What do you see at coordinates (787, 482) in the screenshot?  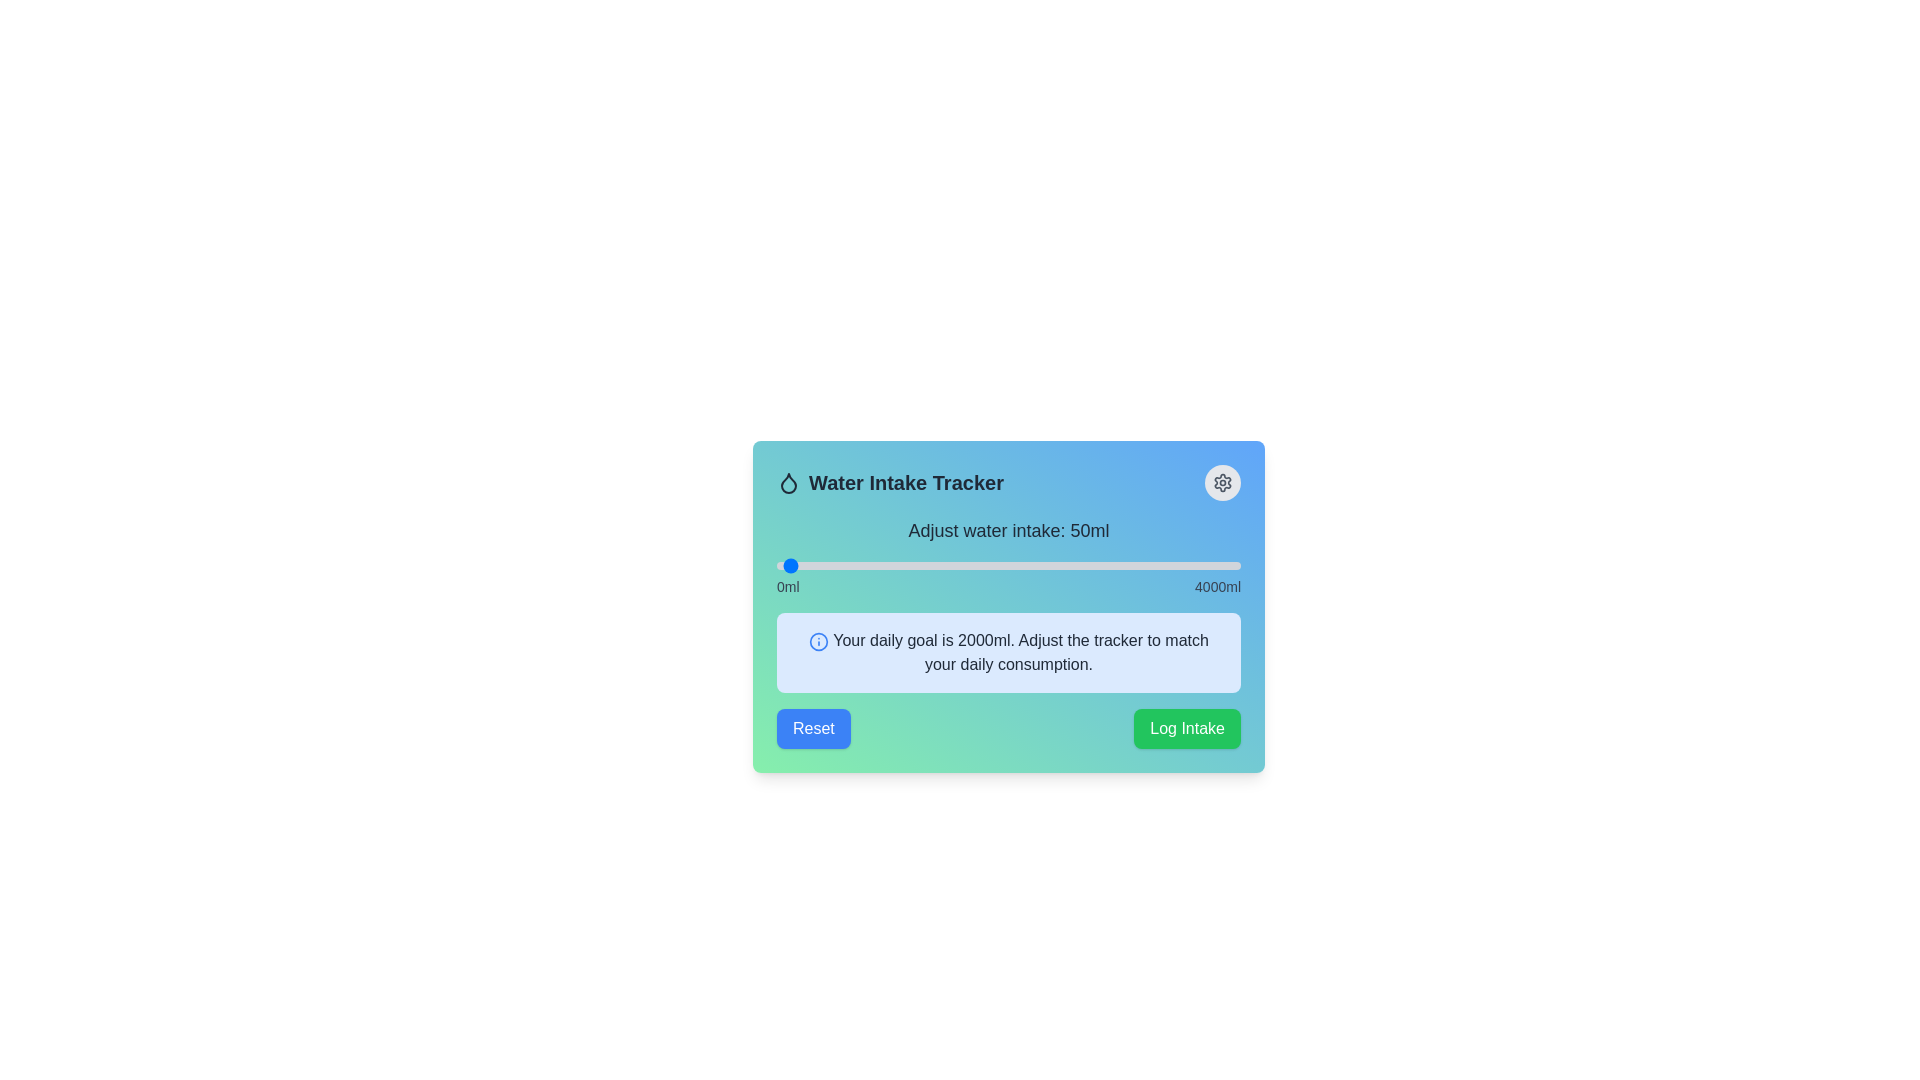 I see `the water droplet icon in the top-left corner of the 'Water Intake Tracker' card, which features a minimalistic black design` at bounding box center [787, 482].